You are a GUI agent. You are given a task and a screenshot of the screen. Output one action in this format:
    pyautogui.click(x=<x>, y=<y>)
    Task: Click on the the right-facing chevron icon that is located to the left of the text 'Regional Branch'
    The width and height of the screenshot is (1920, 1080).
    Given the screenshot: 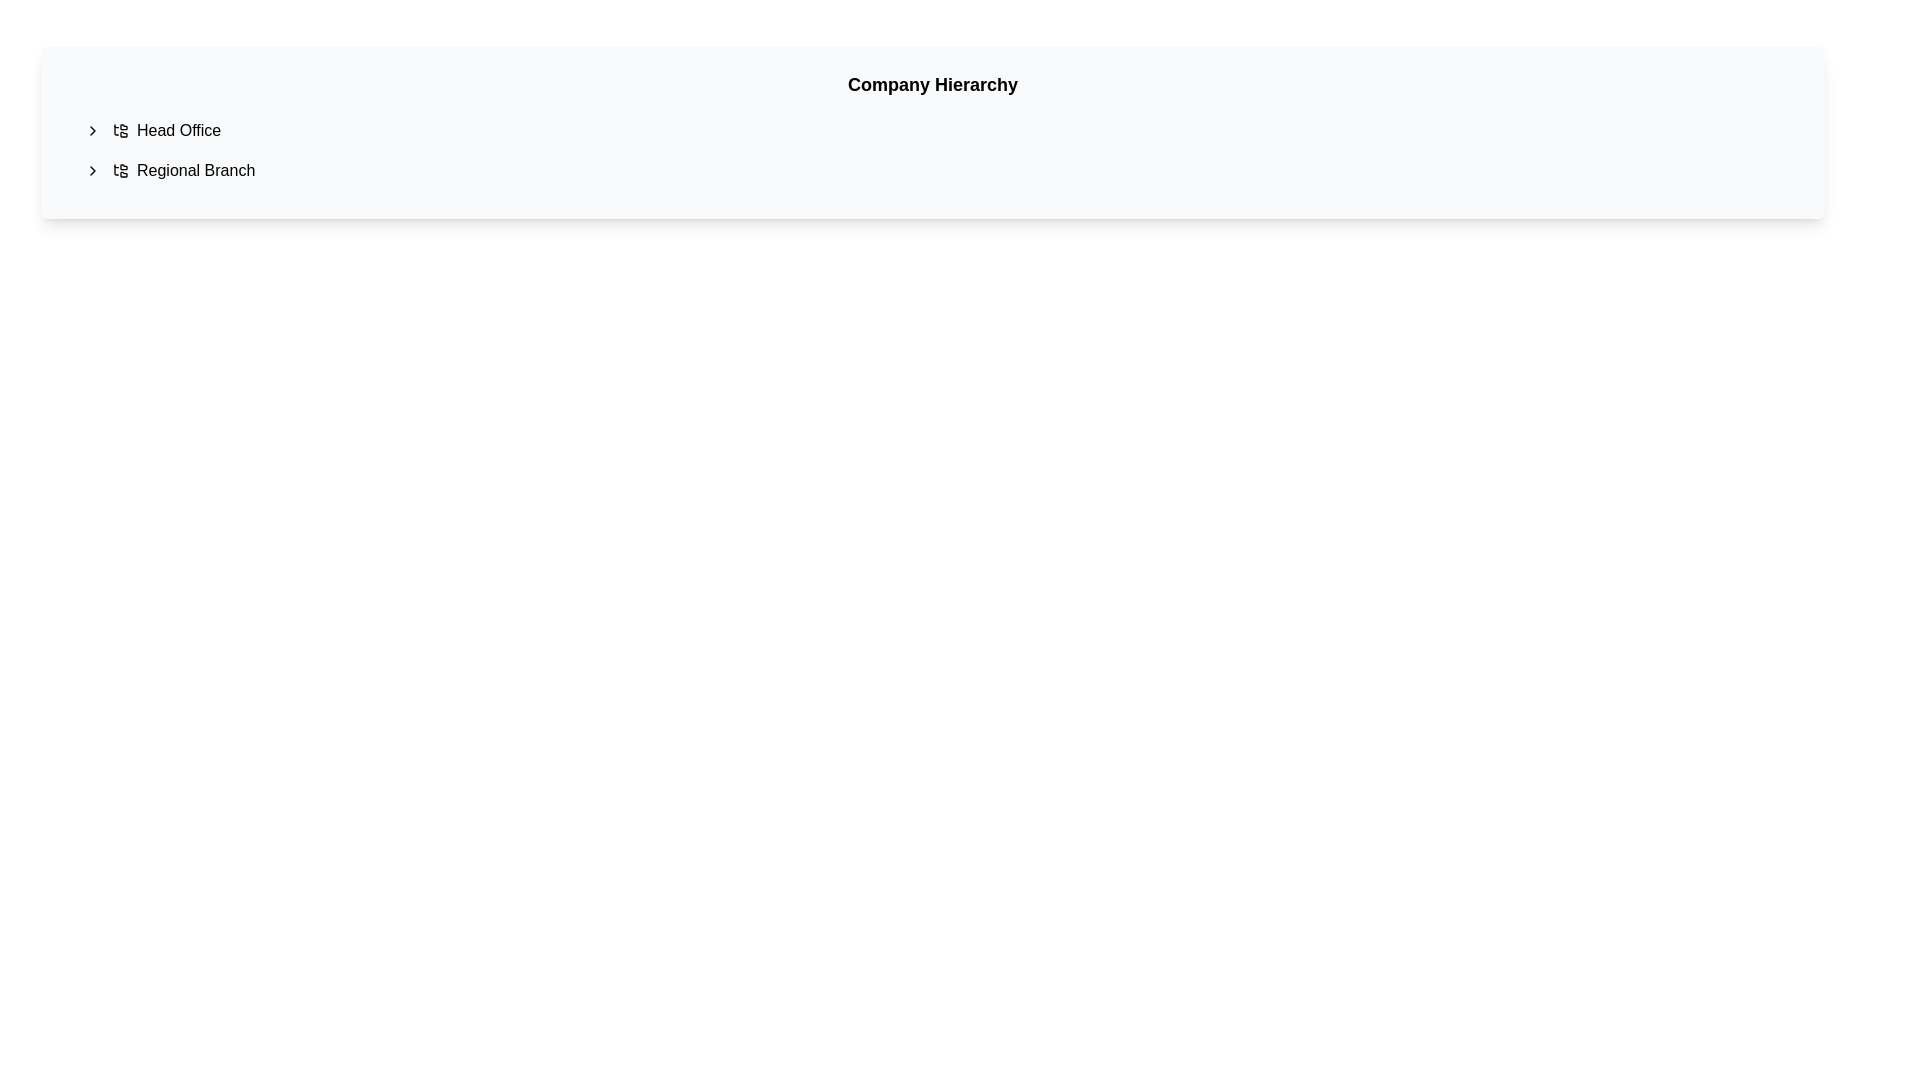 What is the action you would take?
    pyautogui.click(x=91, y=131)
    